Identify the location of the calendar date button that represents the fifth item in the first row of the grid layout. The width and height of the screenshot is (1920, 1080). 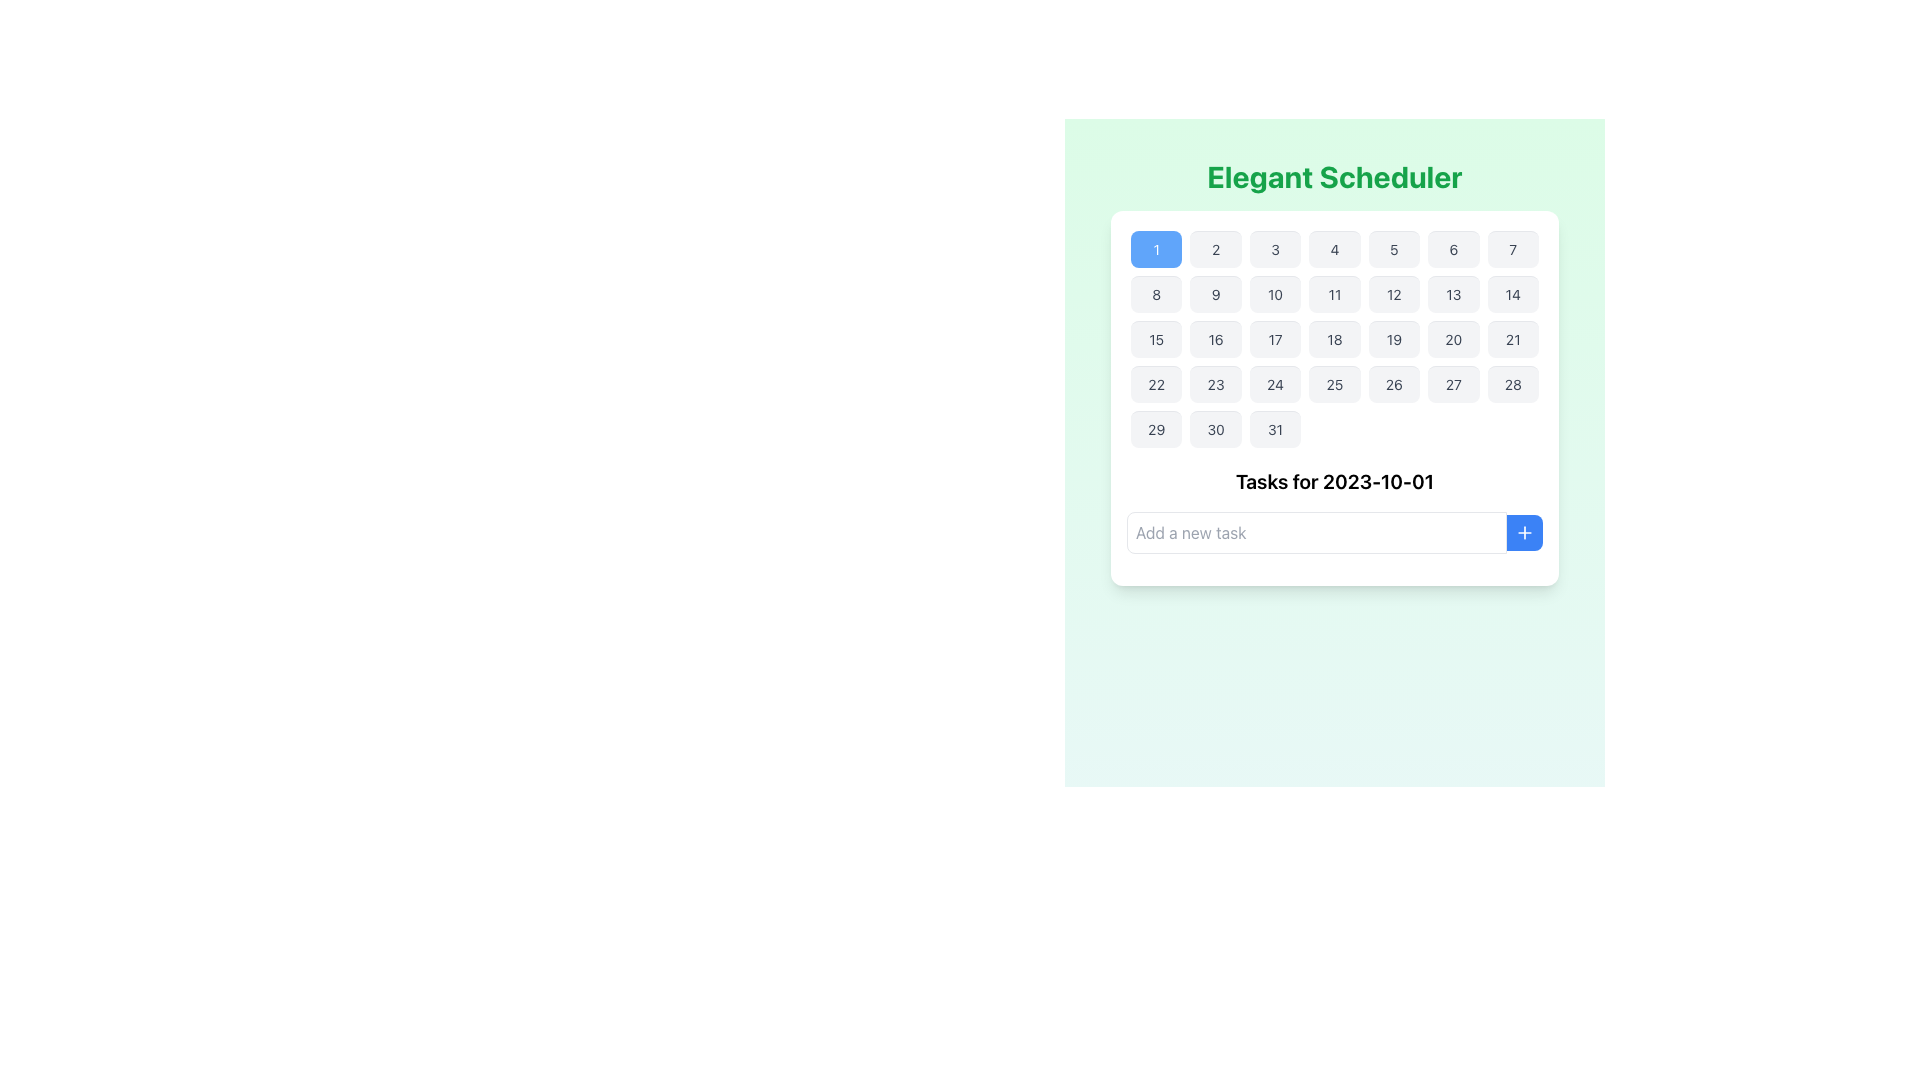
(1393, 248).